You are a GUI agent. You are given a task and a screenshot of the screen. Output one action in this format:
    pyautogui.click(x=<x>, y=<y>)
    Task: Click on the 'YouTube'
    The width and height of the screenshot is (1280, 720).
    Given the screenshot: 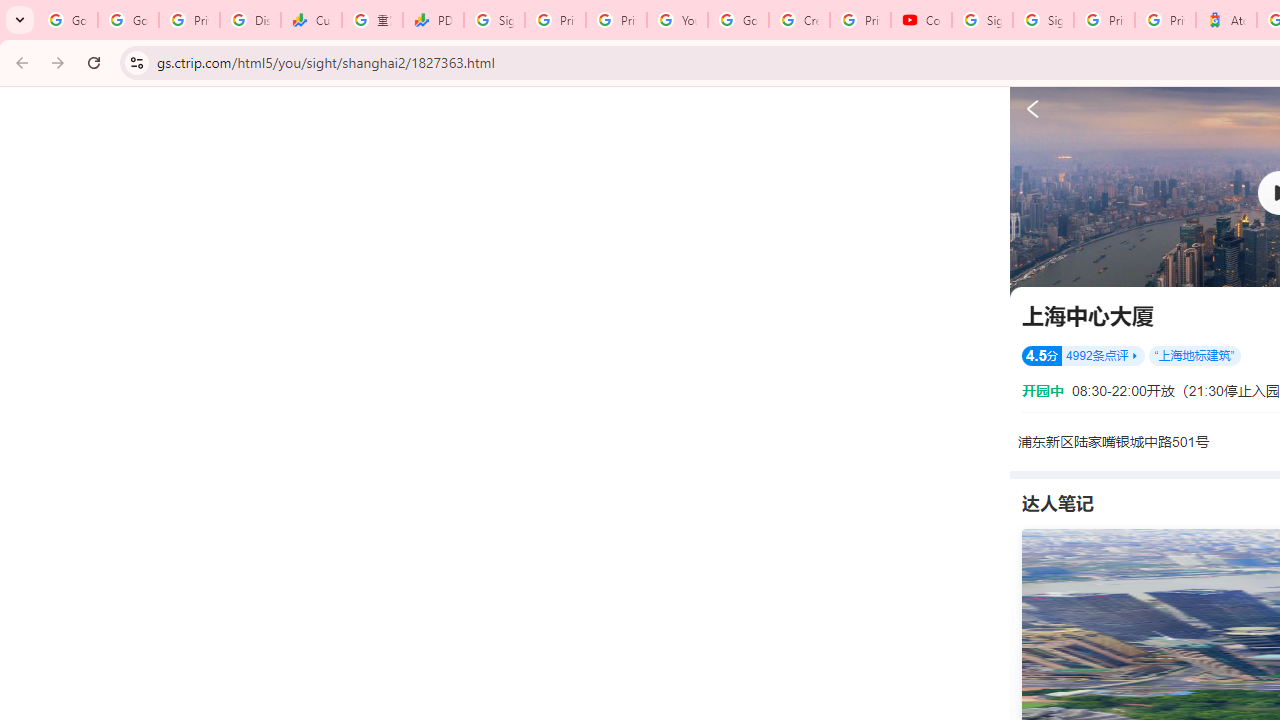 What is the action you would take?
    pyautogui.click(x=677, y=20)
    